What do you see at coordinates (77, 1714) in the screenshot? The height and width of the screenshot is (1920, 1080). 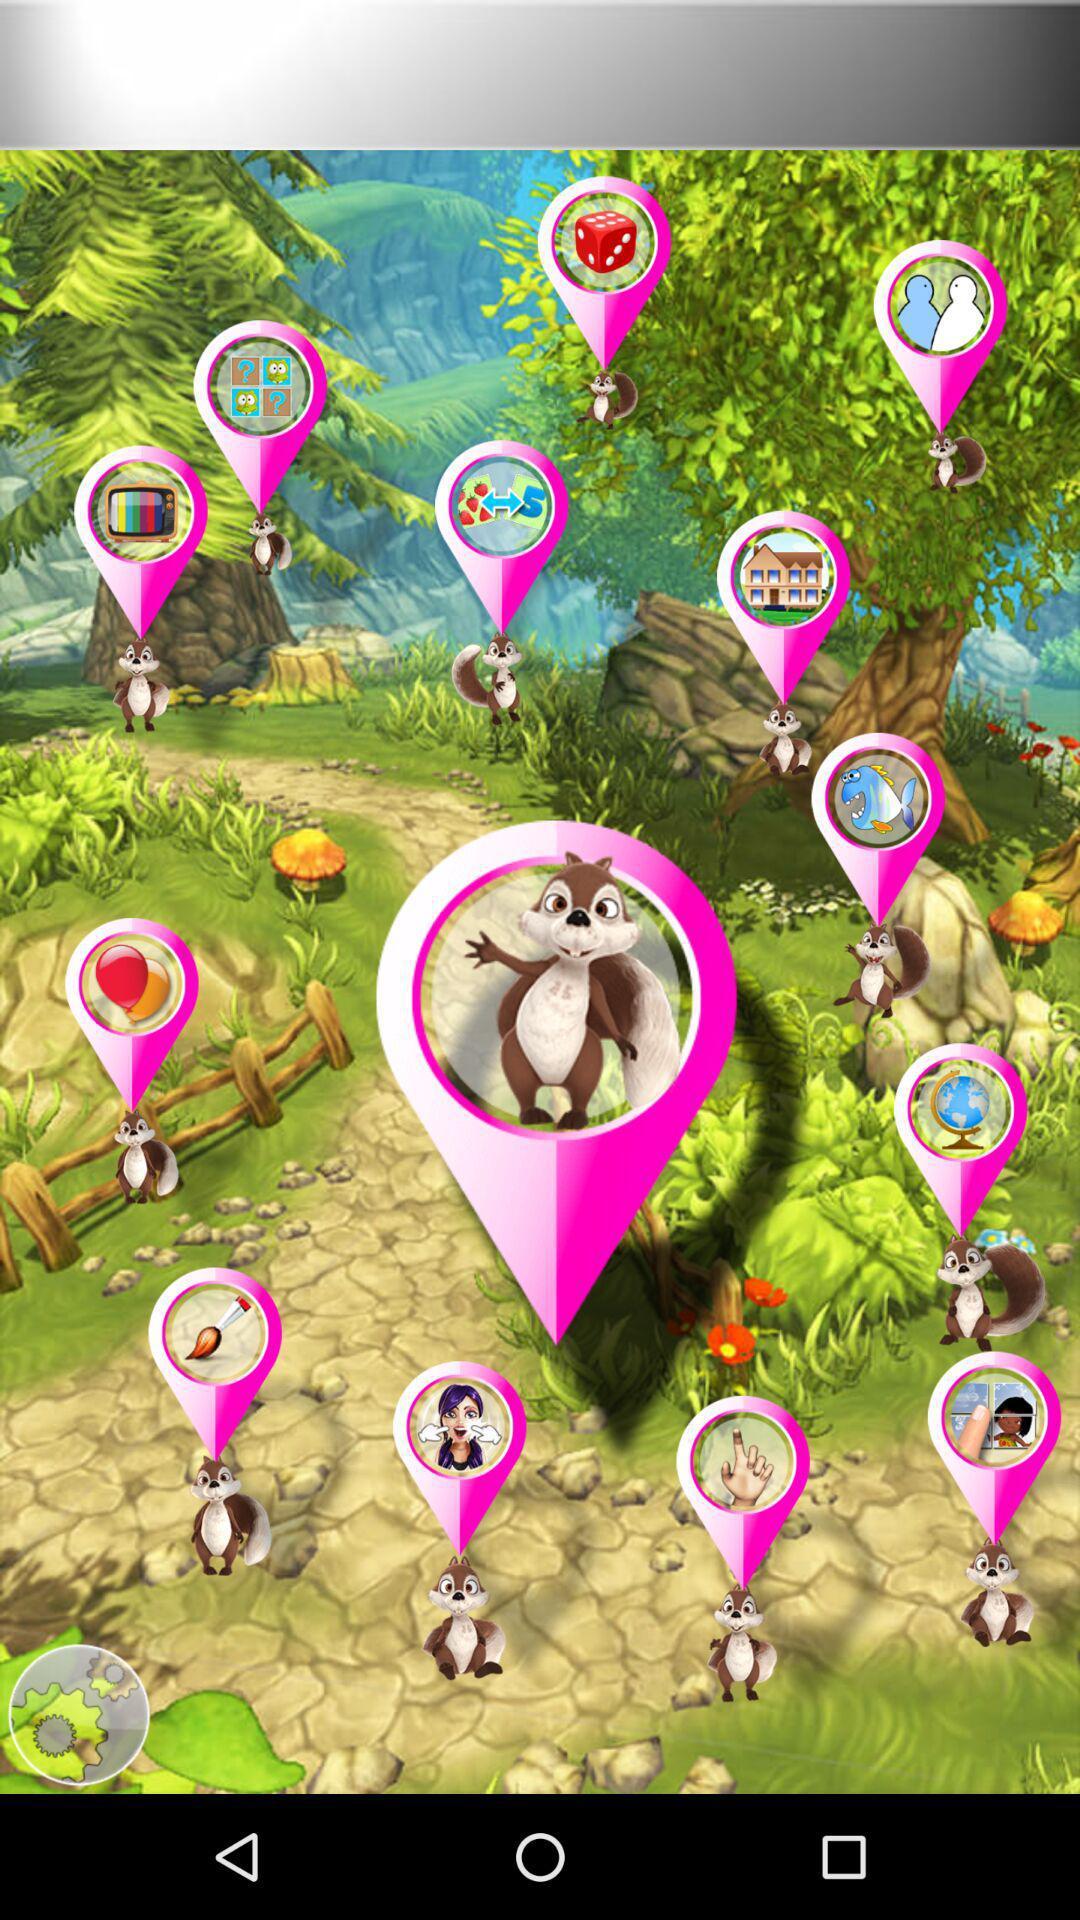 I see `setting option` at bounding box center [77, 1714].